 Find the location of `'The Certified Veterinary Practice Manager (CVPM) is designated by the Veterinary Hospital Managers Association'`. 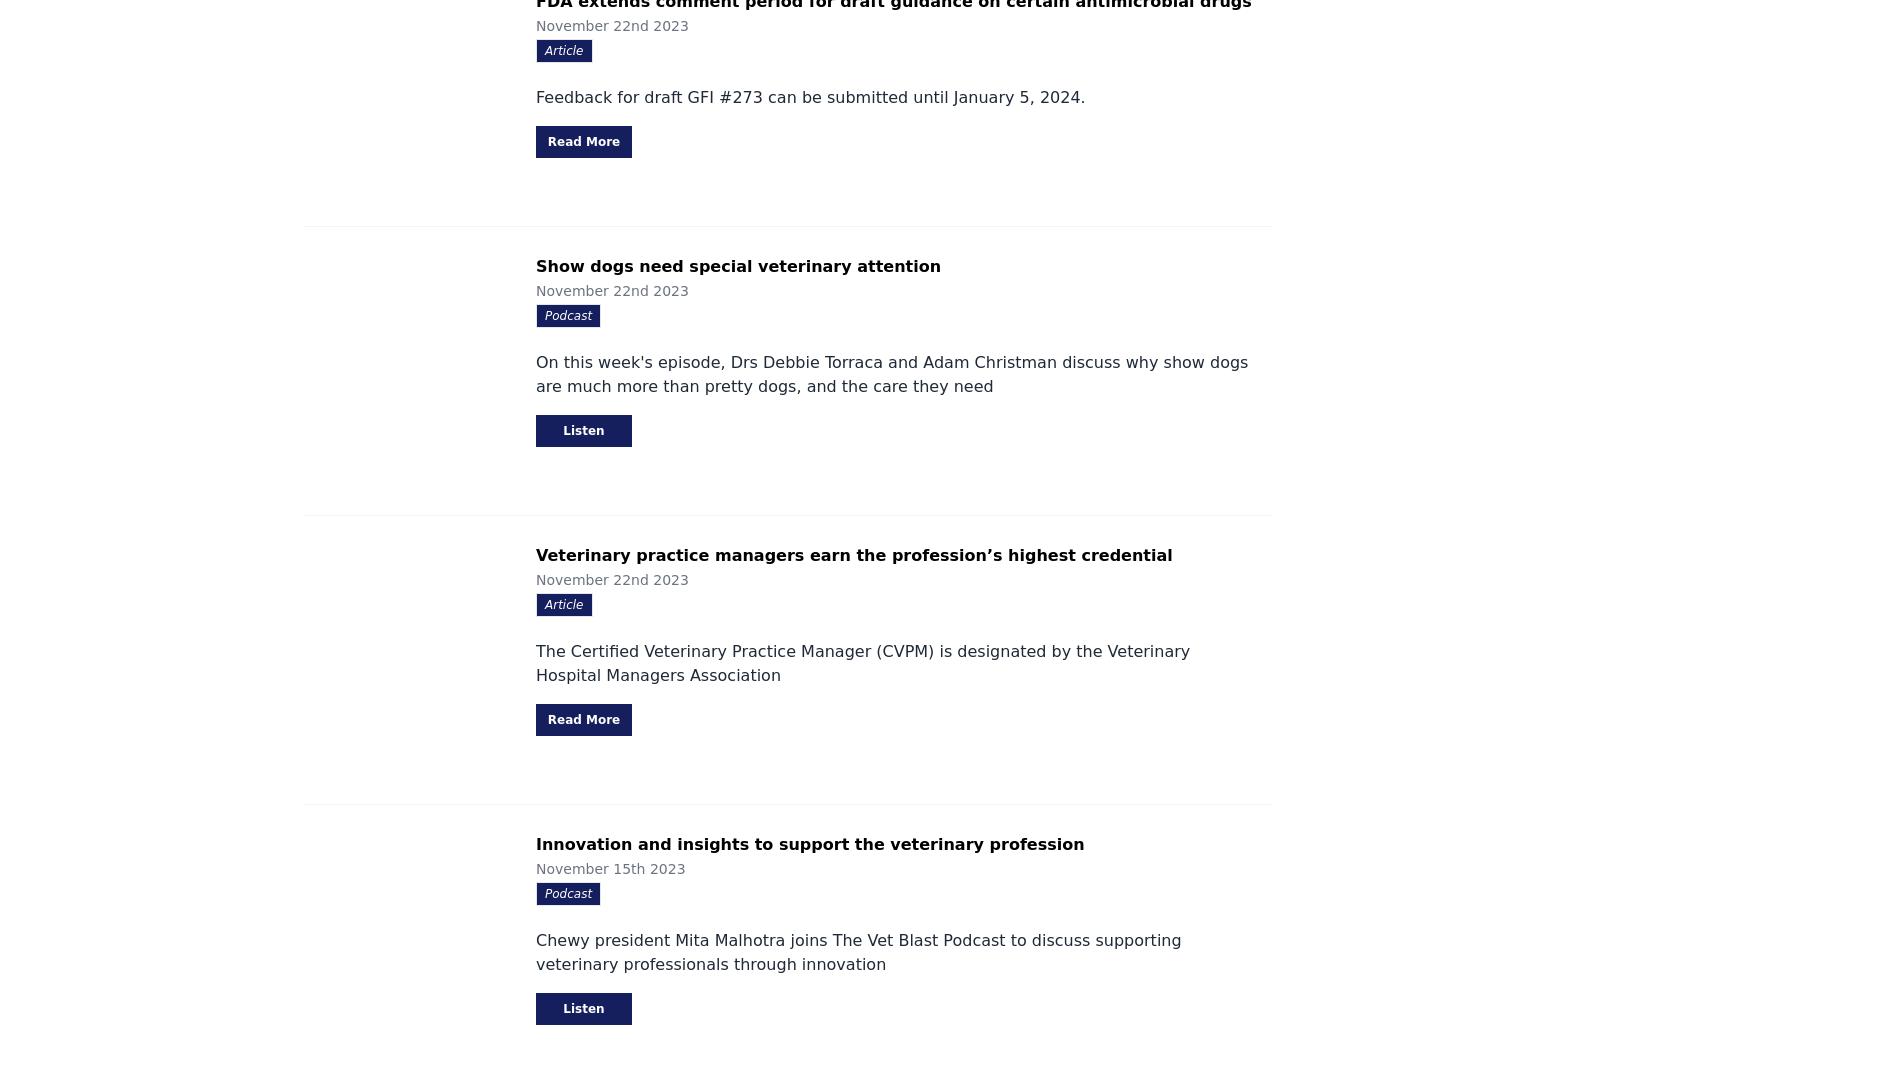

'The Certified Veterinary Practice Manager (CVPM) is designated by the Veterinary Hospital Managers Association' is located at coordinates (861, 663).